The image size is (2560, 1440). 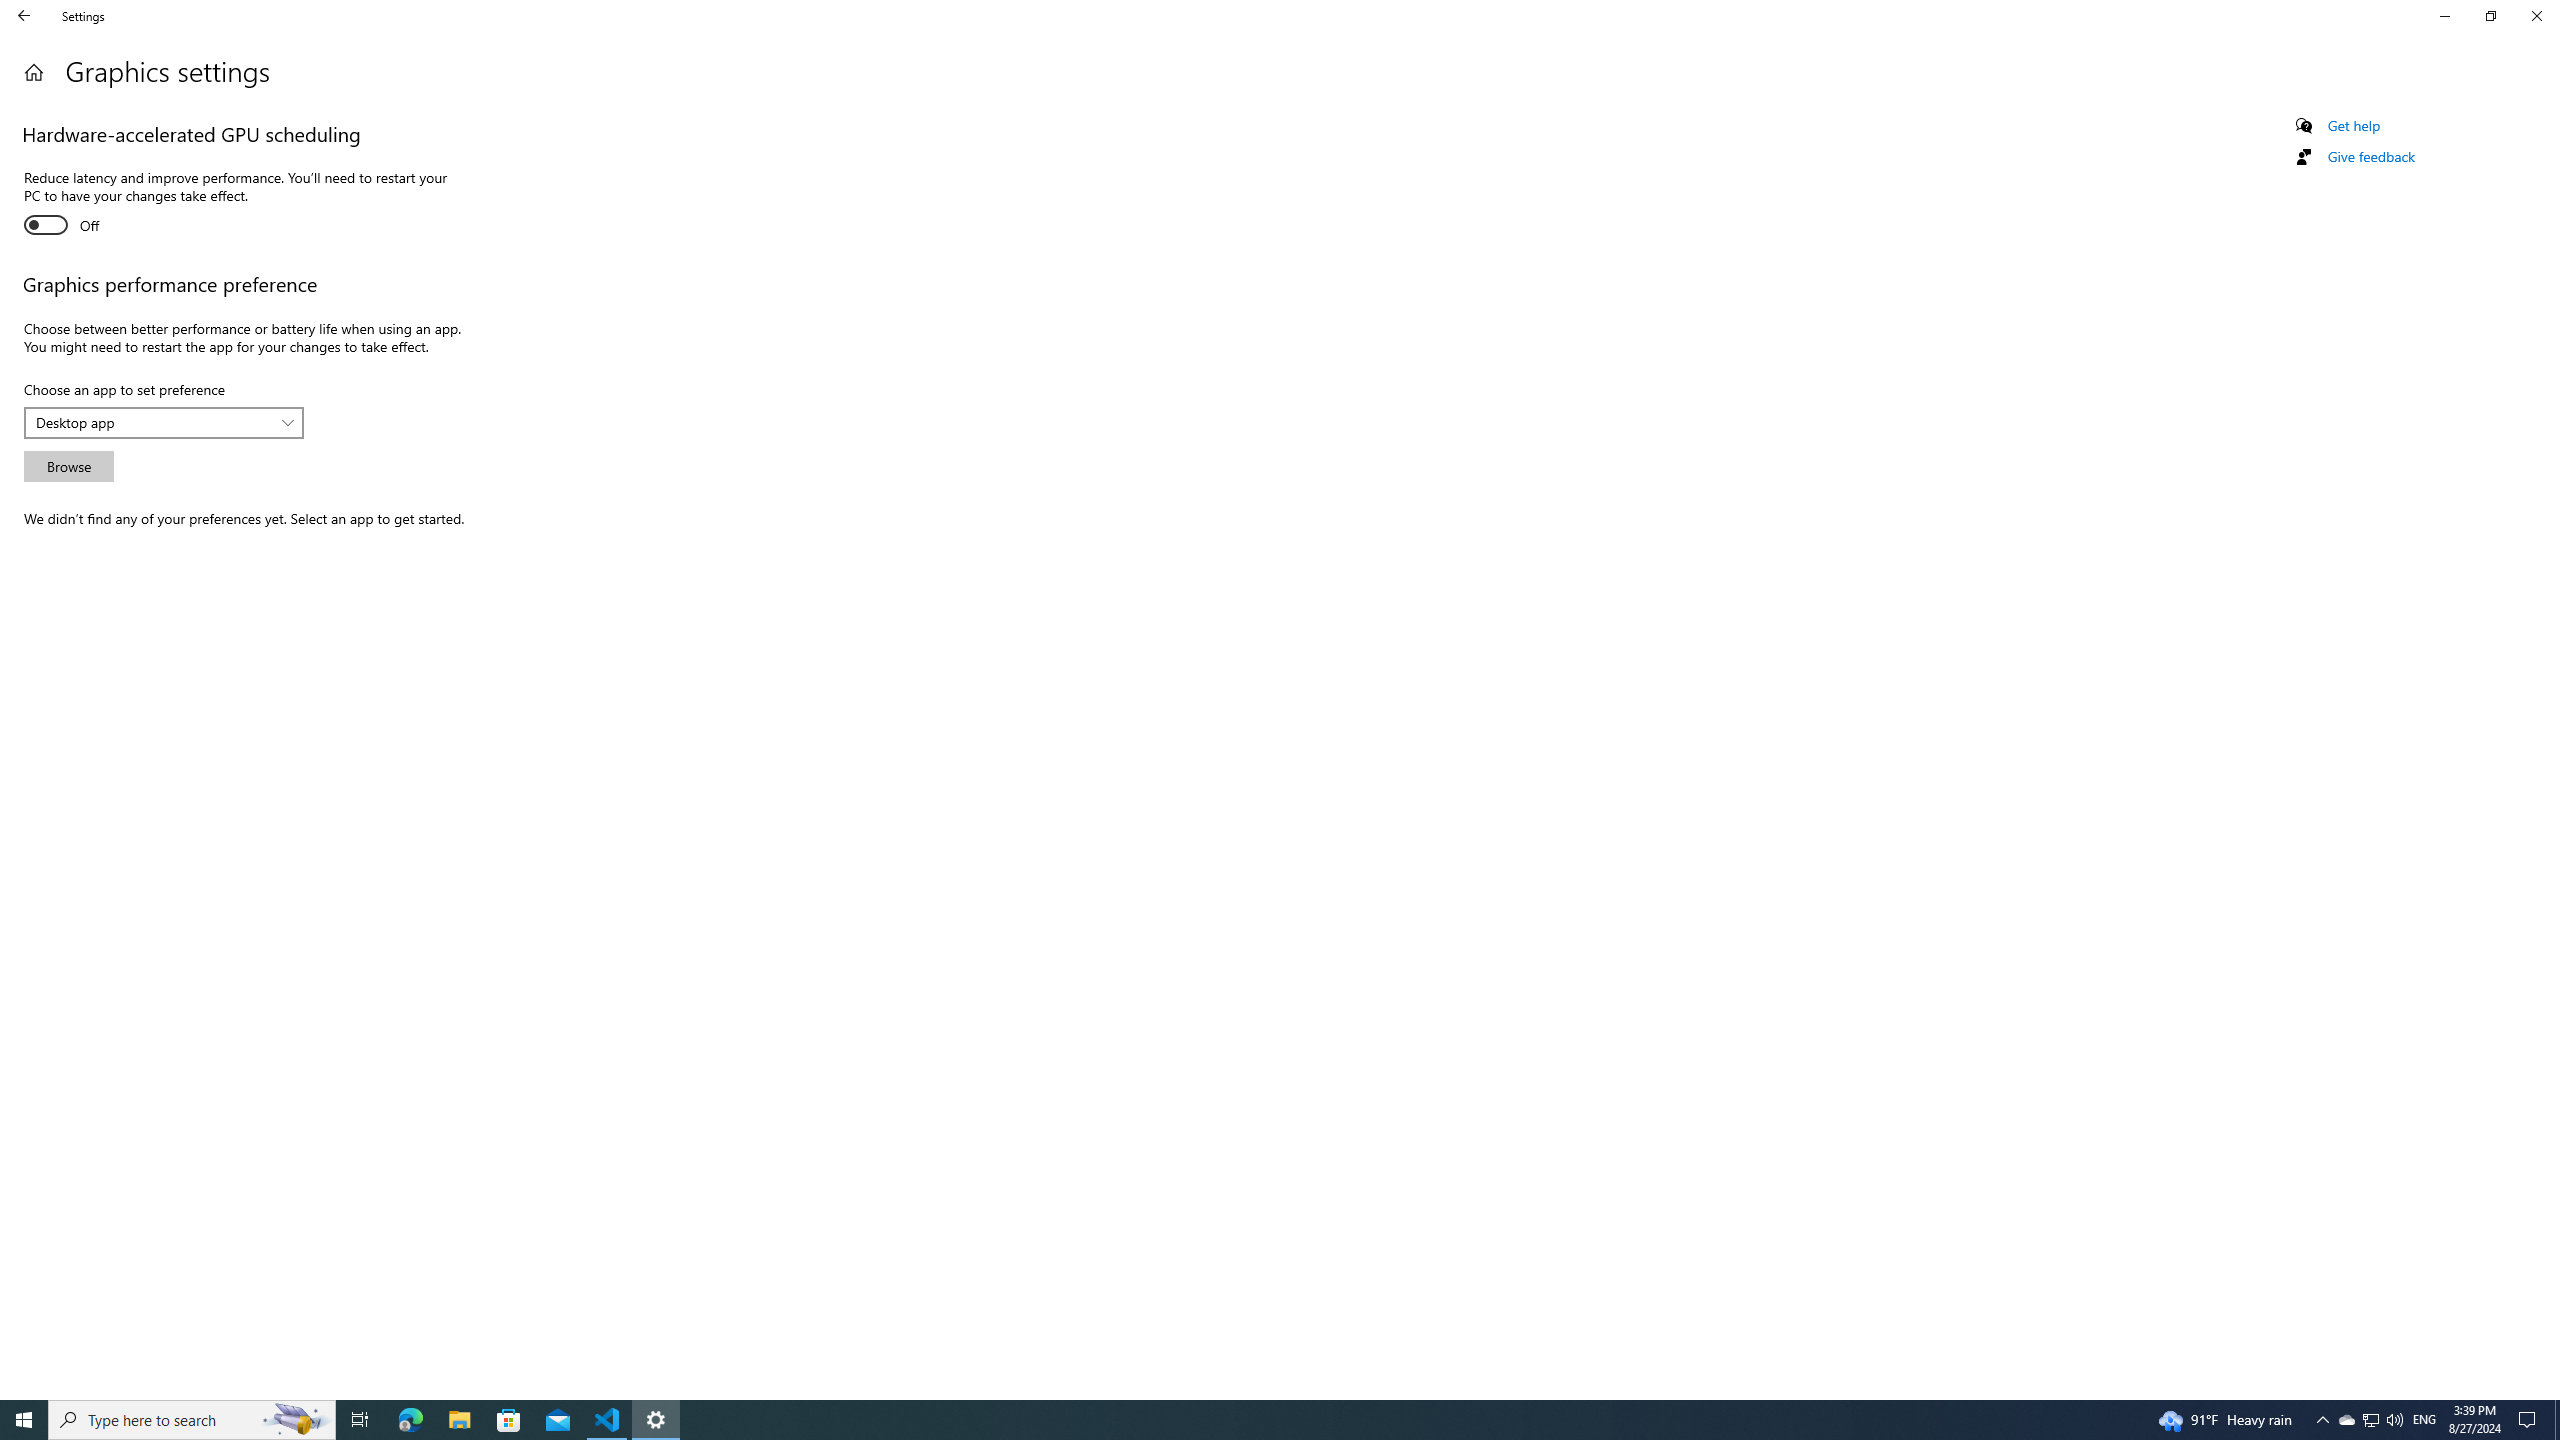 What do you see at coordinates (69, 466) in the screenshot?
I see `'Browse'` at bounding box center [69, 466].